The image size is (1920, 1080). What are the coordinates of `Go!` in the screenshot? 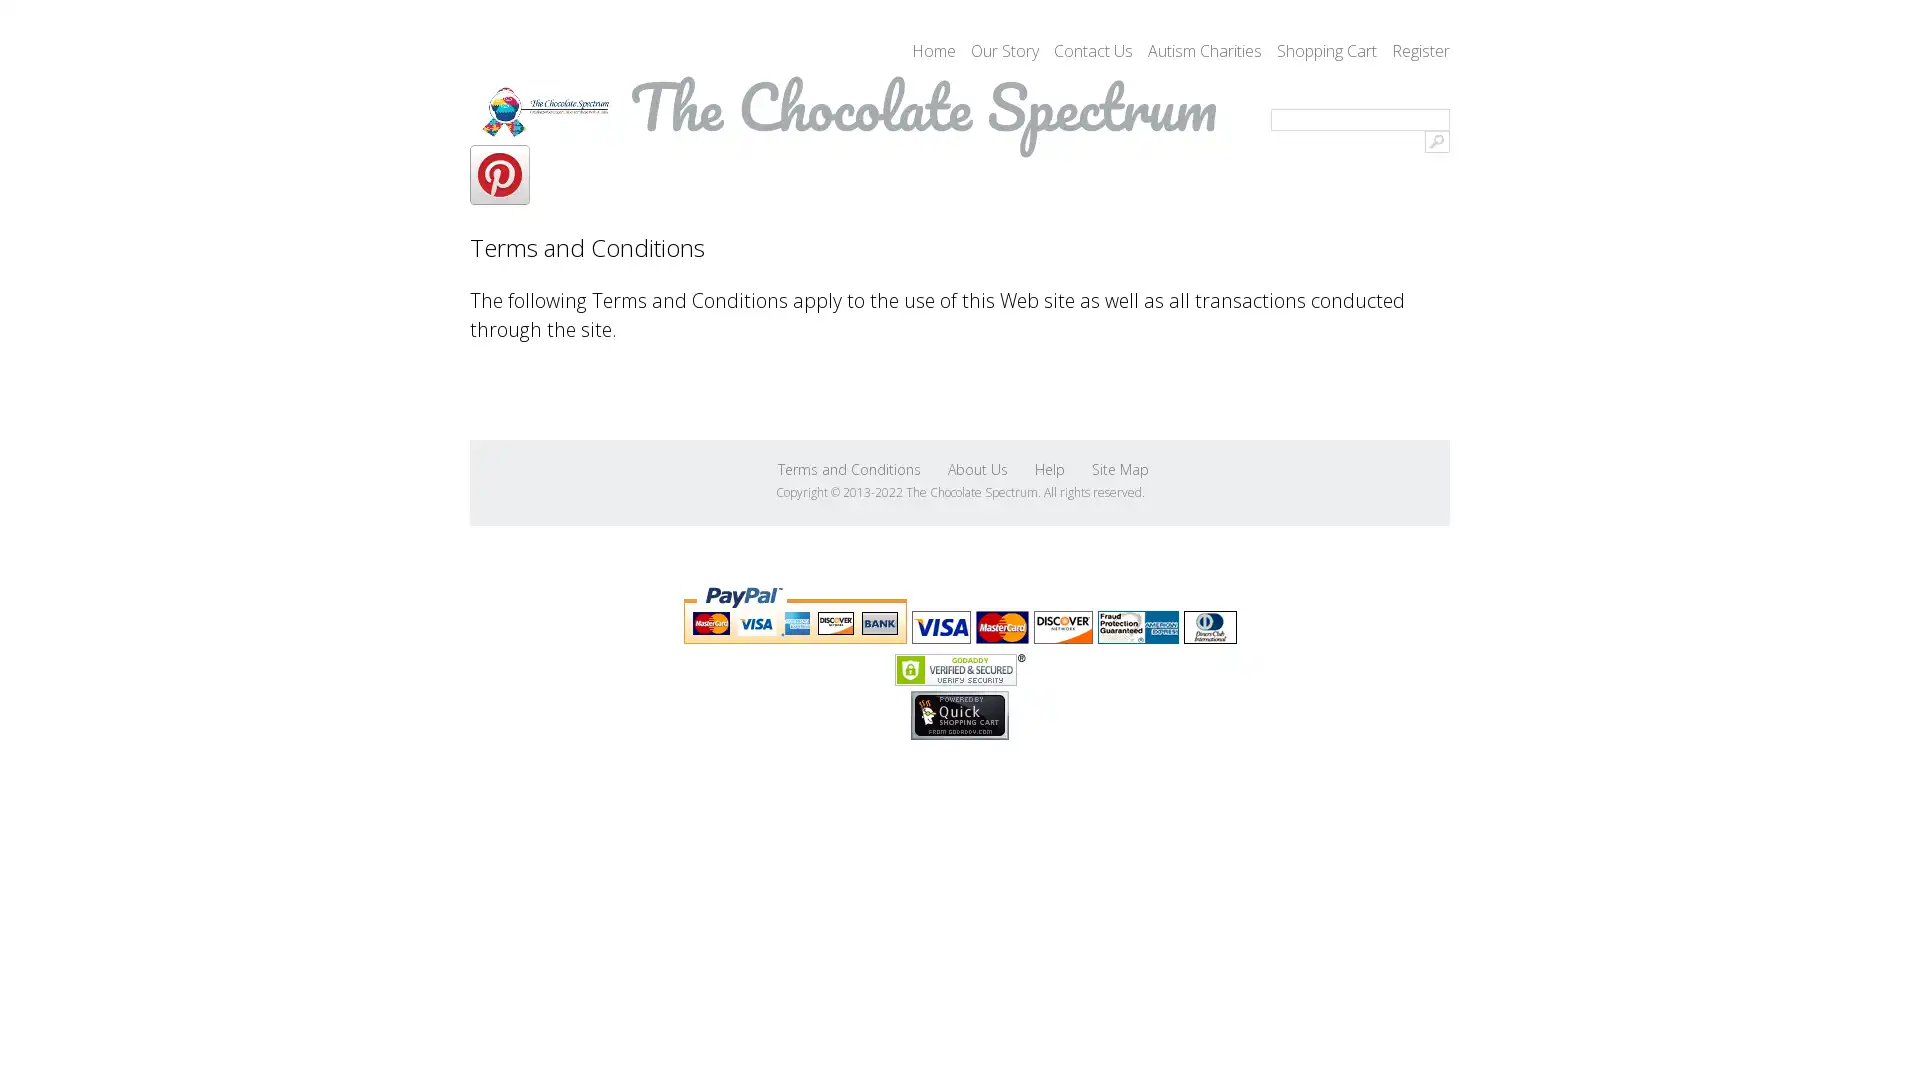 It's located at (1436, 141).